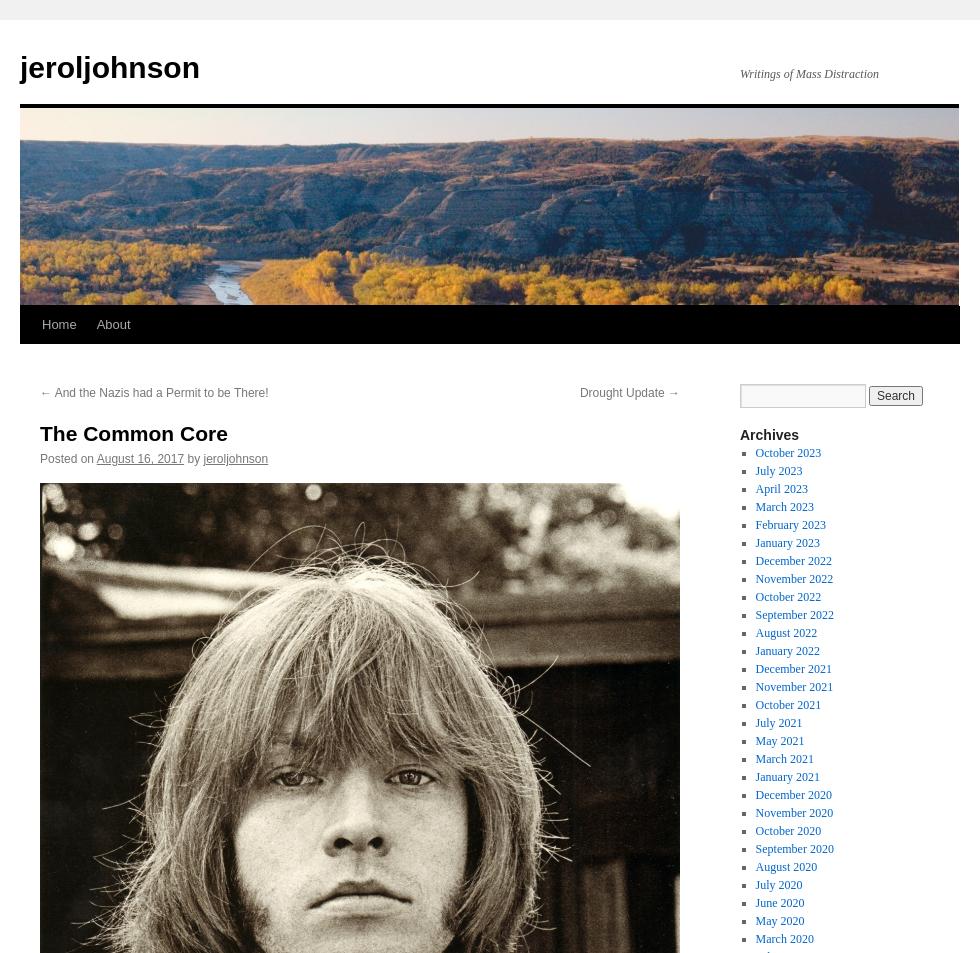  What do you see at coordinates (778, 469) in the screenshot?
I see `'July 2023'` at bounding box center [778, 469].